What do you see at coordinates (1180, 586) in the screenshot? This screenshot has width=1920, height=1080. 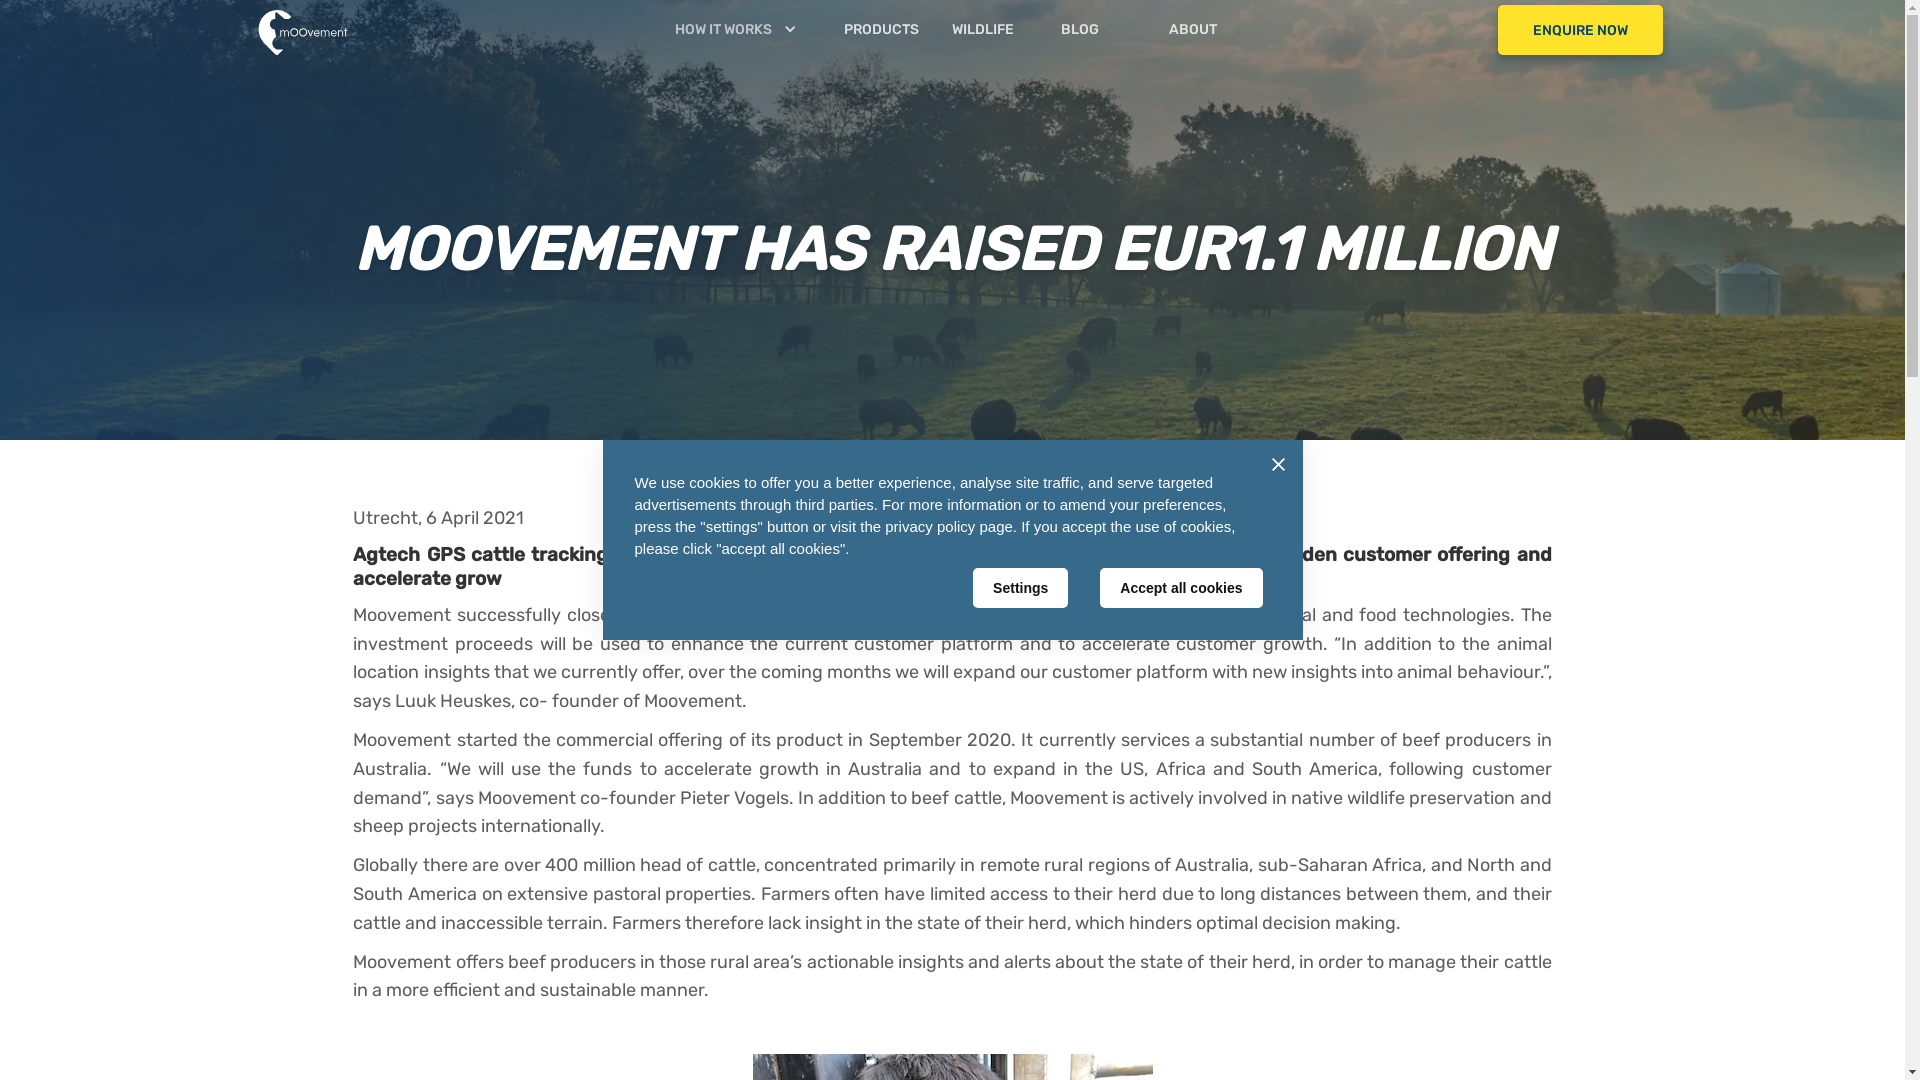 I see `'Accept all cookies'` at bounding box center [1180, 586].